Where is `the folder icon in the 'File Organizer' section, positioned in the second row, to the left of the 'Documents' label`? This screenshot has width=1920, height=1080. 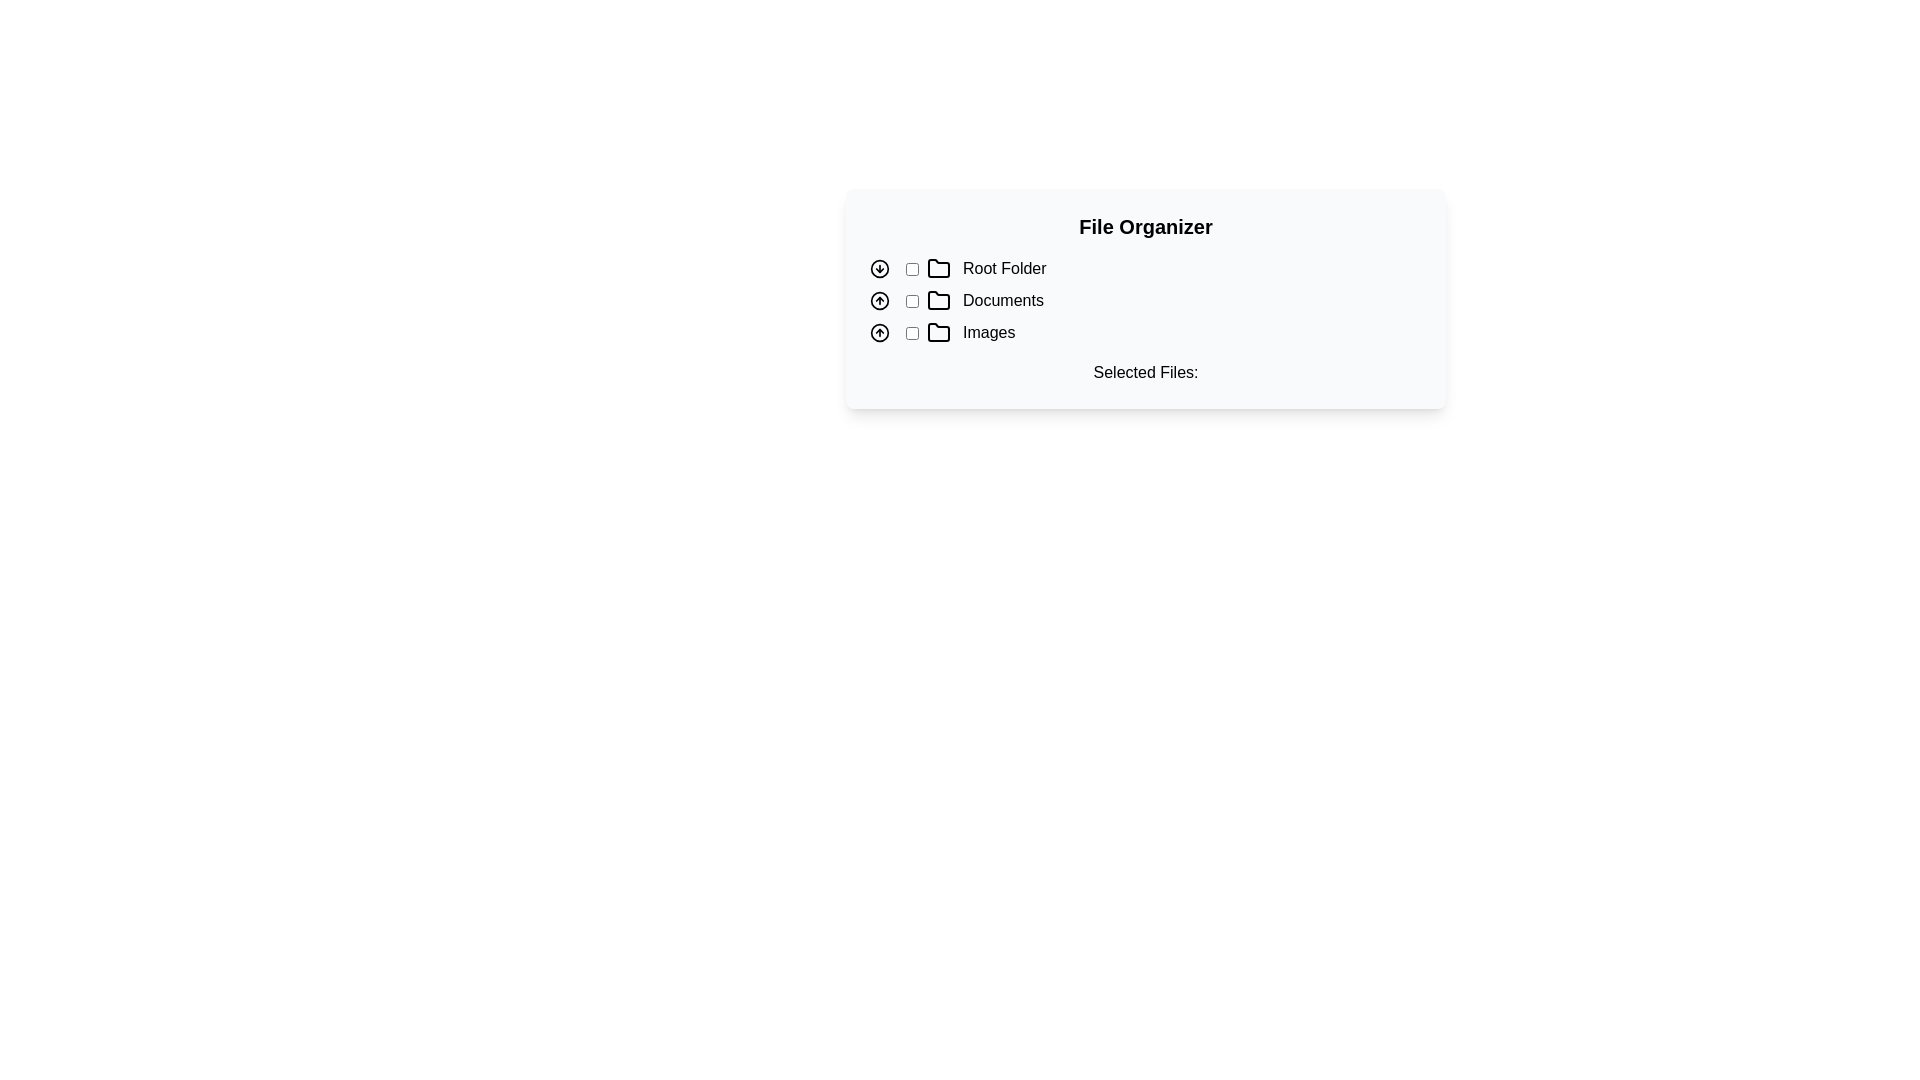
the folder icon in the 'File Organizer' section, positioned in the second row, to the left of the 'Documents' label is located at coordinates (938, 300).